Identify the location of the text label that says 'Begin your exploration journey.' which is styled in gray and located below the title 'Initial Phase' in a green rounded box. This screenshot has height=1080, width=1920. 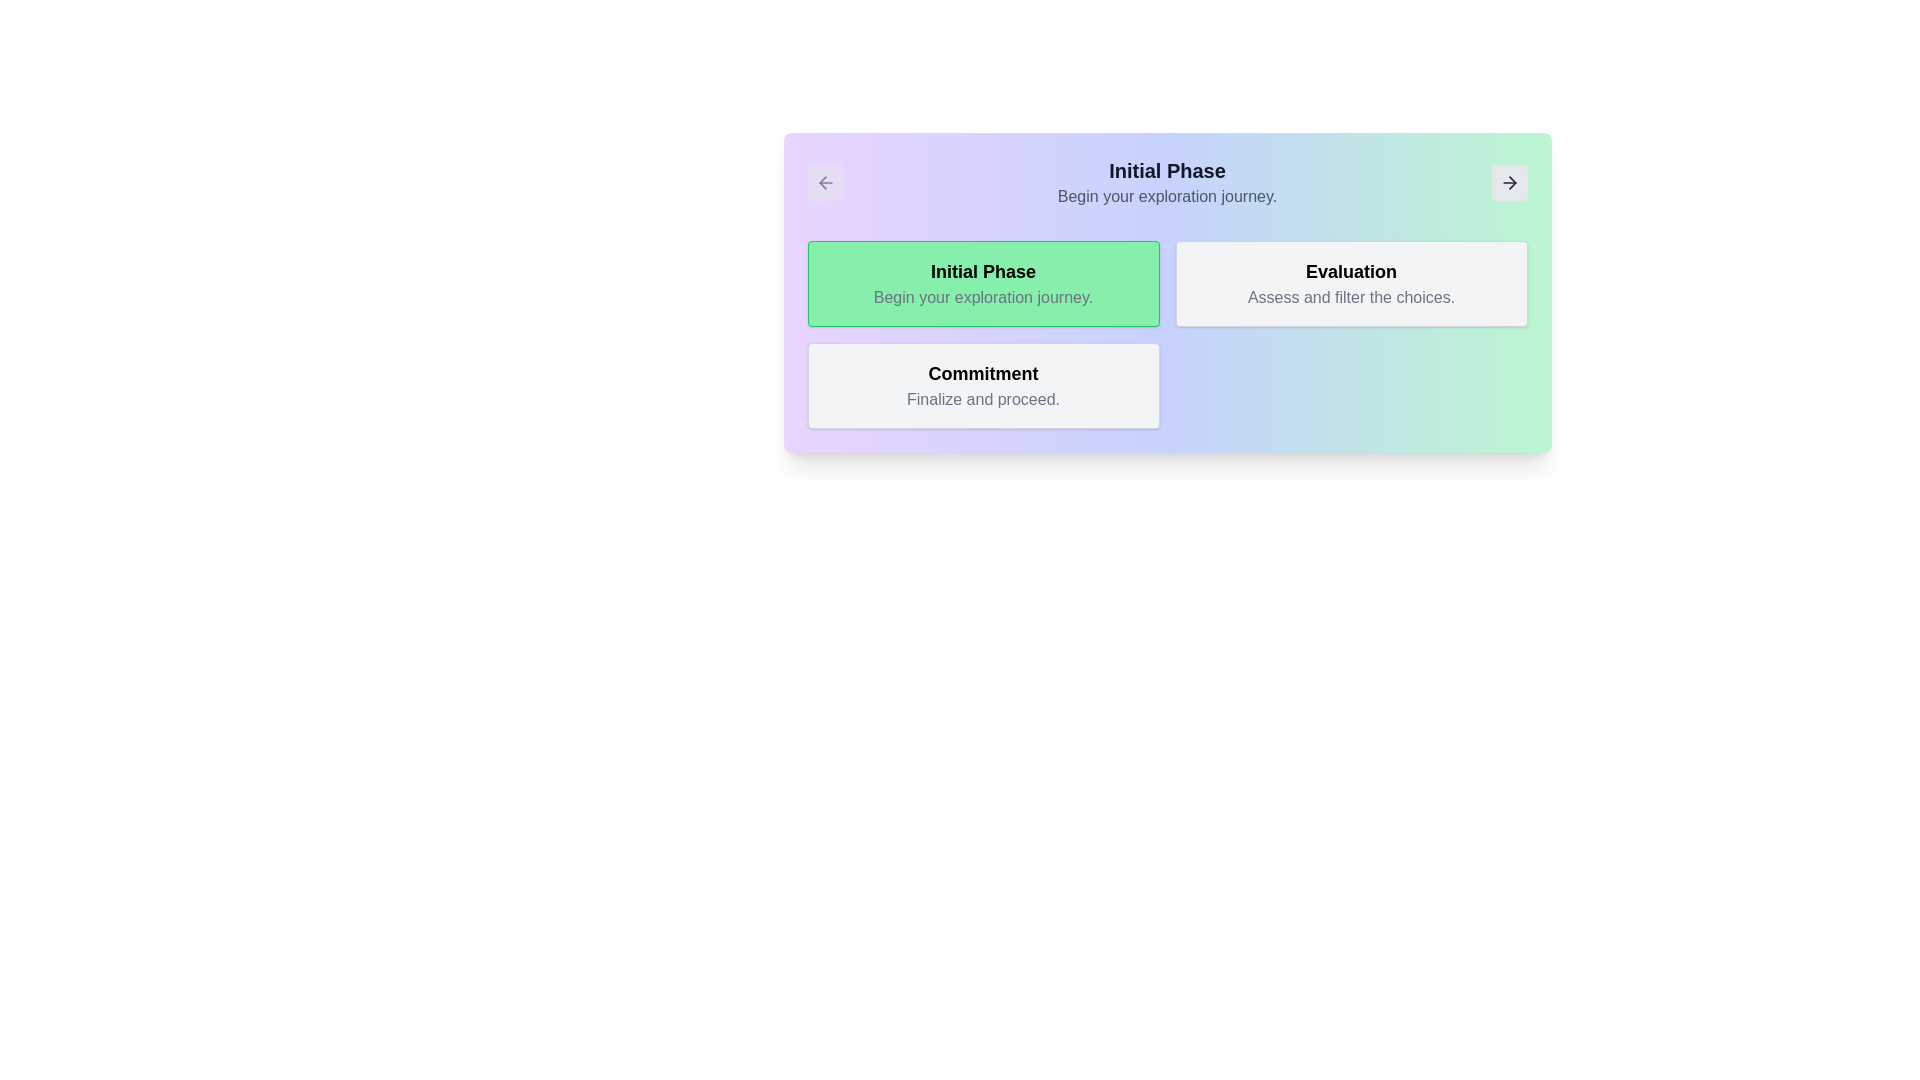
(983, 297).